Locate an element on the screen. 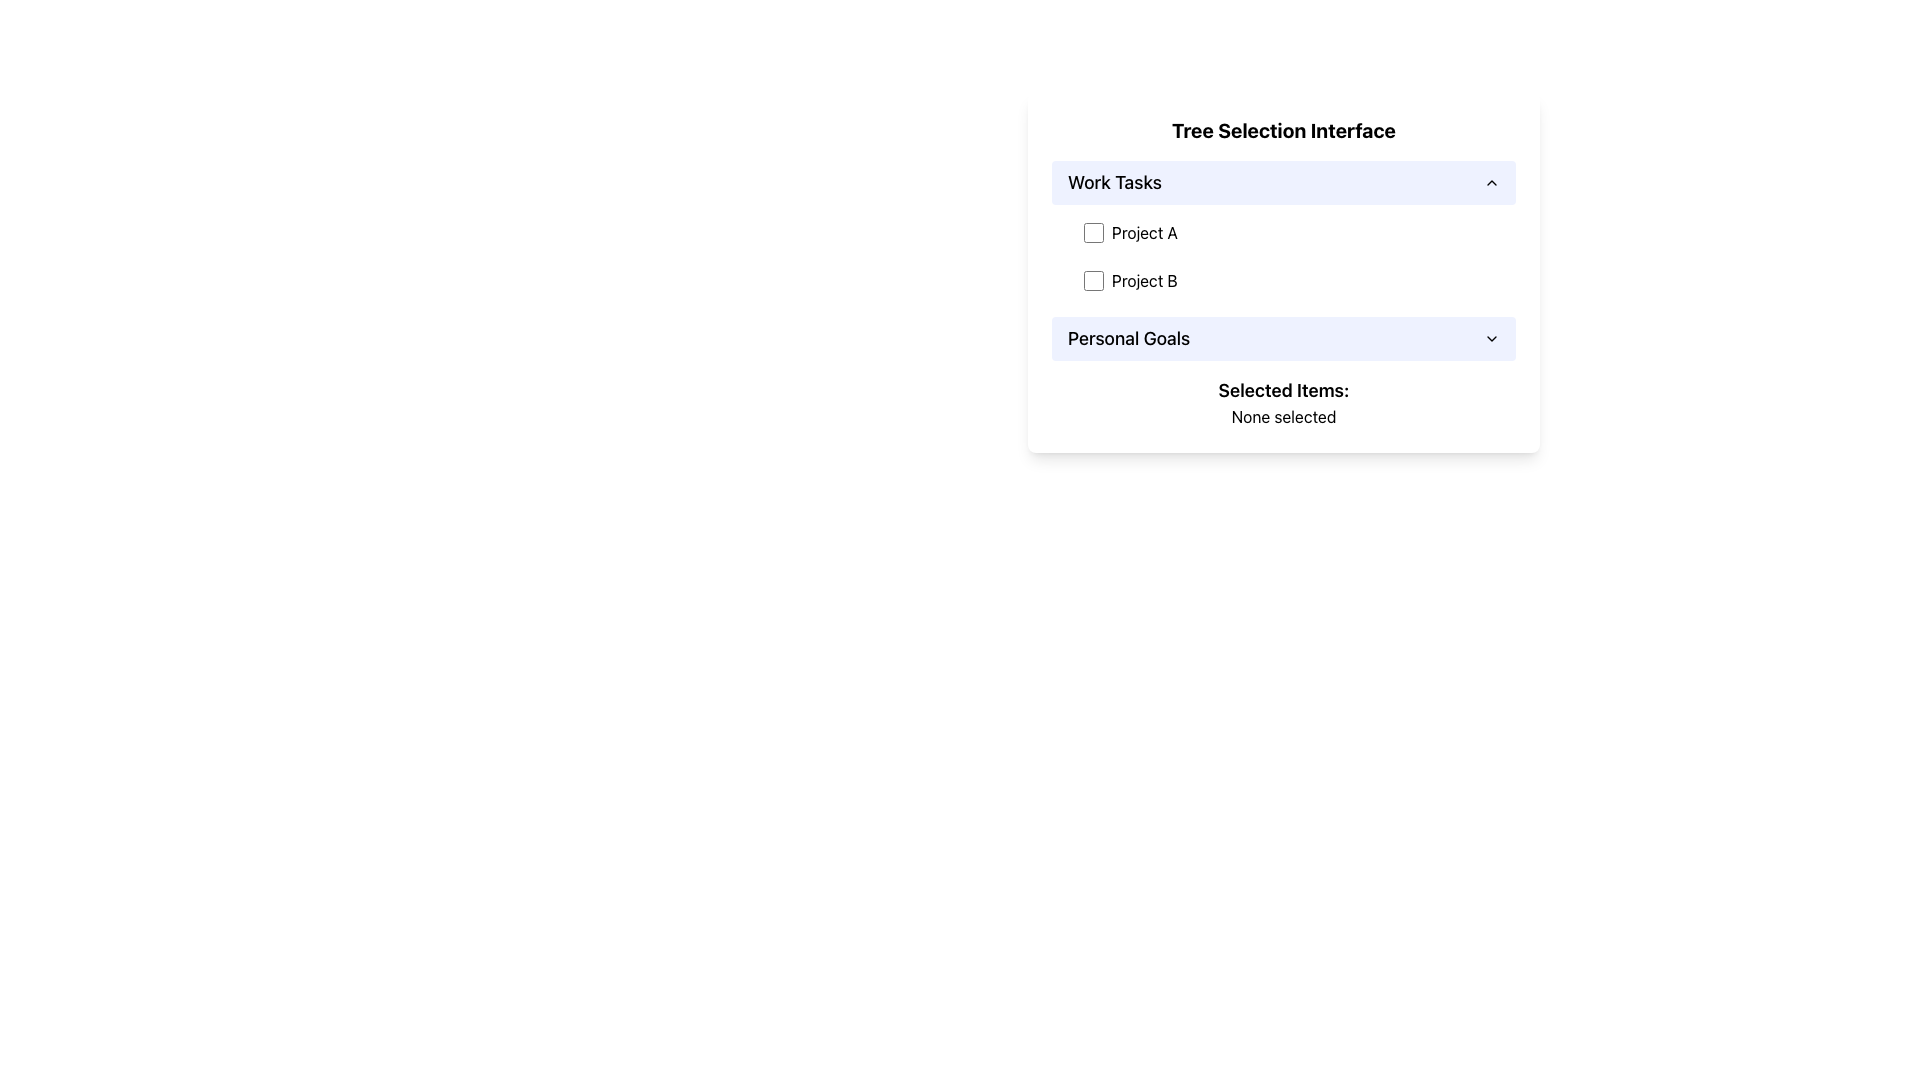 This screenshot has width=1920, height=1080. the unselected checkbox located to the left of the text 'Project A' in the 'Work Tasks' section is located at coordinates (1093, 231).